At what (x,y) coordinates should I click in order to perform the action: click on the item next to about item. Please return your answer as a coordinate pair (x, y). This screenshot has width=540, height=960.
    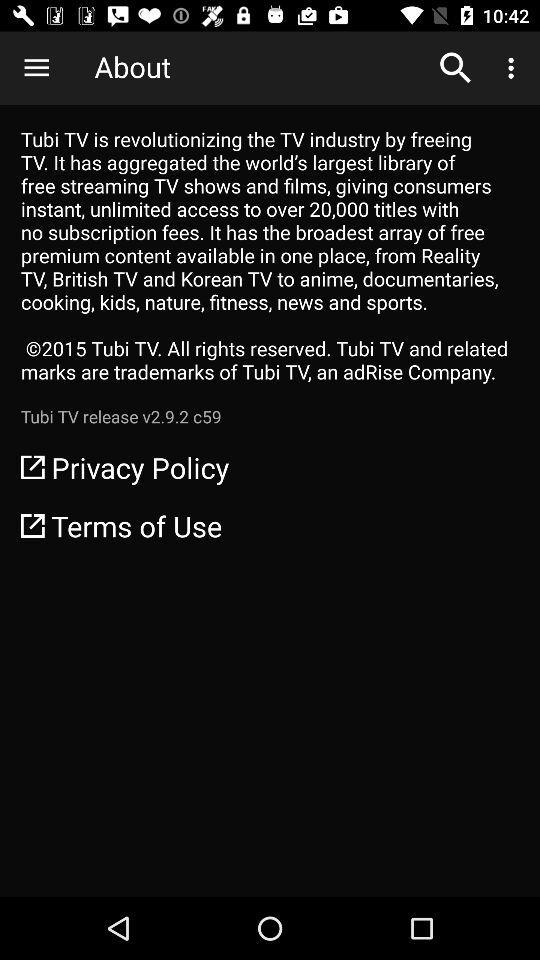
    Looking at the image, I should click on (455, 68).